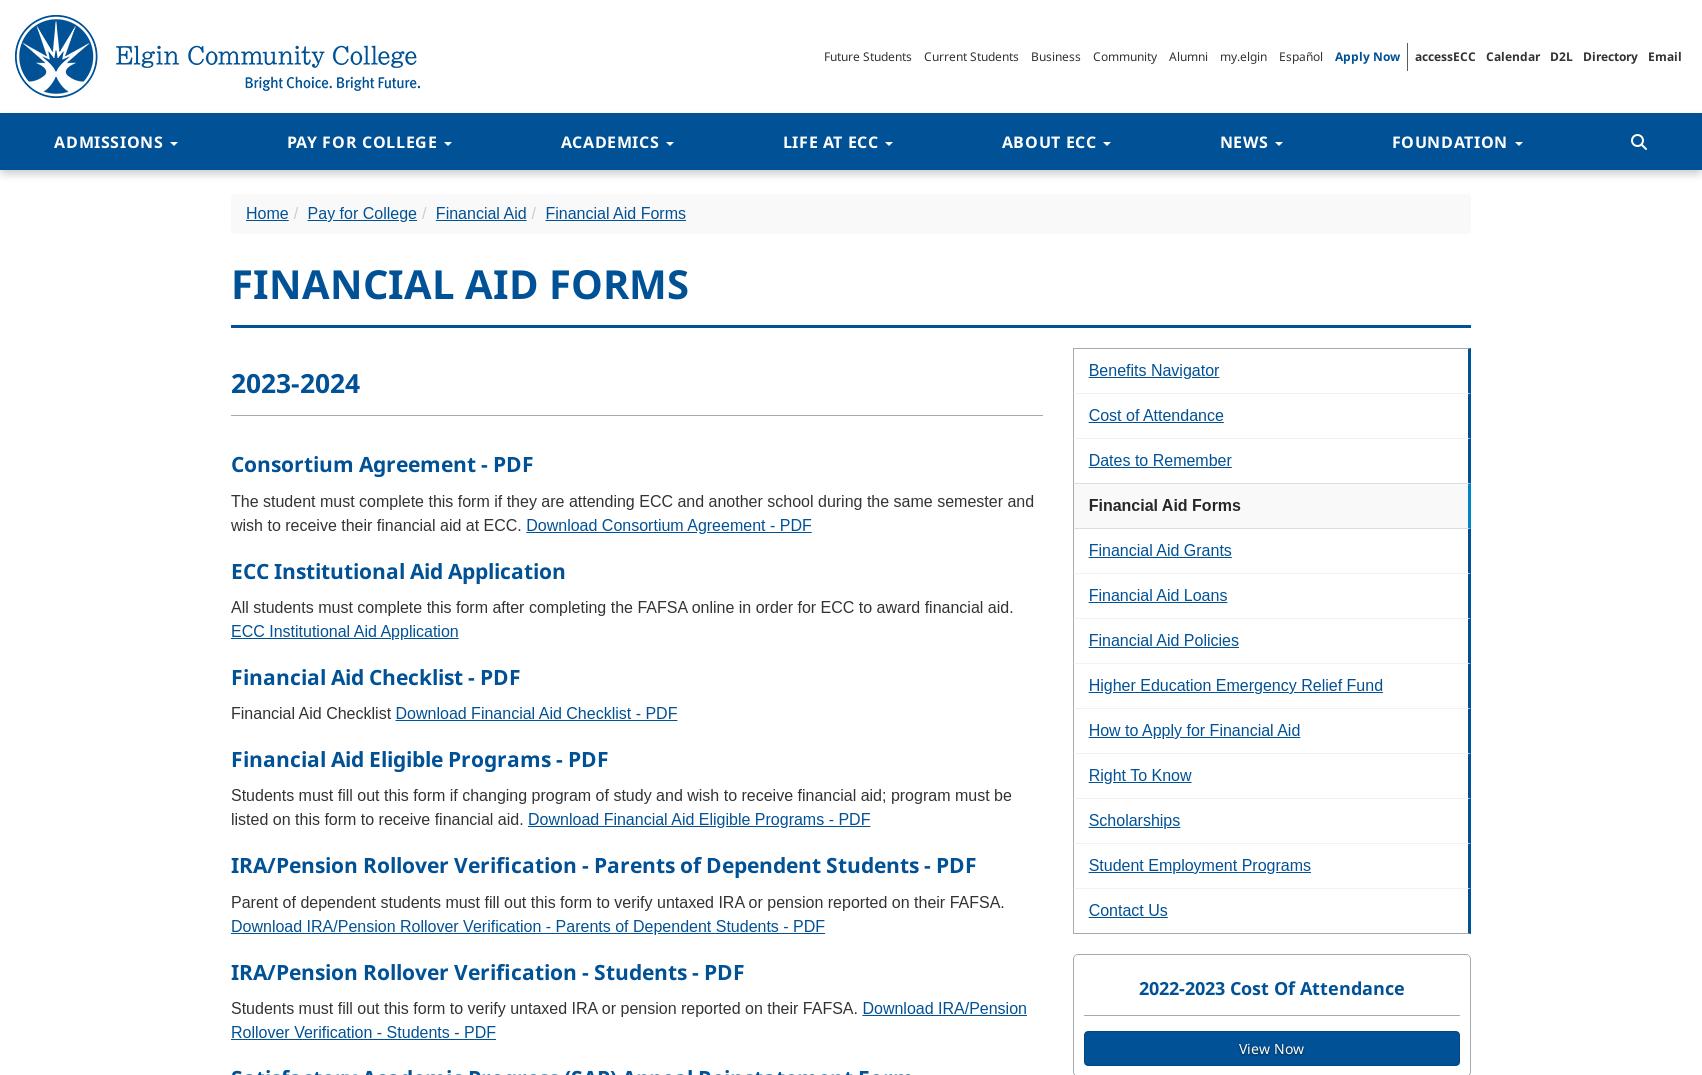  Describe the element at coordinates (622, 605) in the screenshot. I see `'All students must complete this form after completing the FAFSA online in order for ECC to award financial aid.'` at that location.